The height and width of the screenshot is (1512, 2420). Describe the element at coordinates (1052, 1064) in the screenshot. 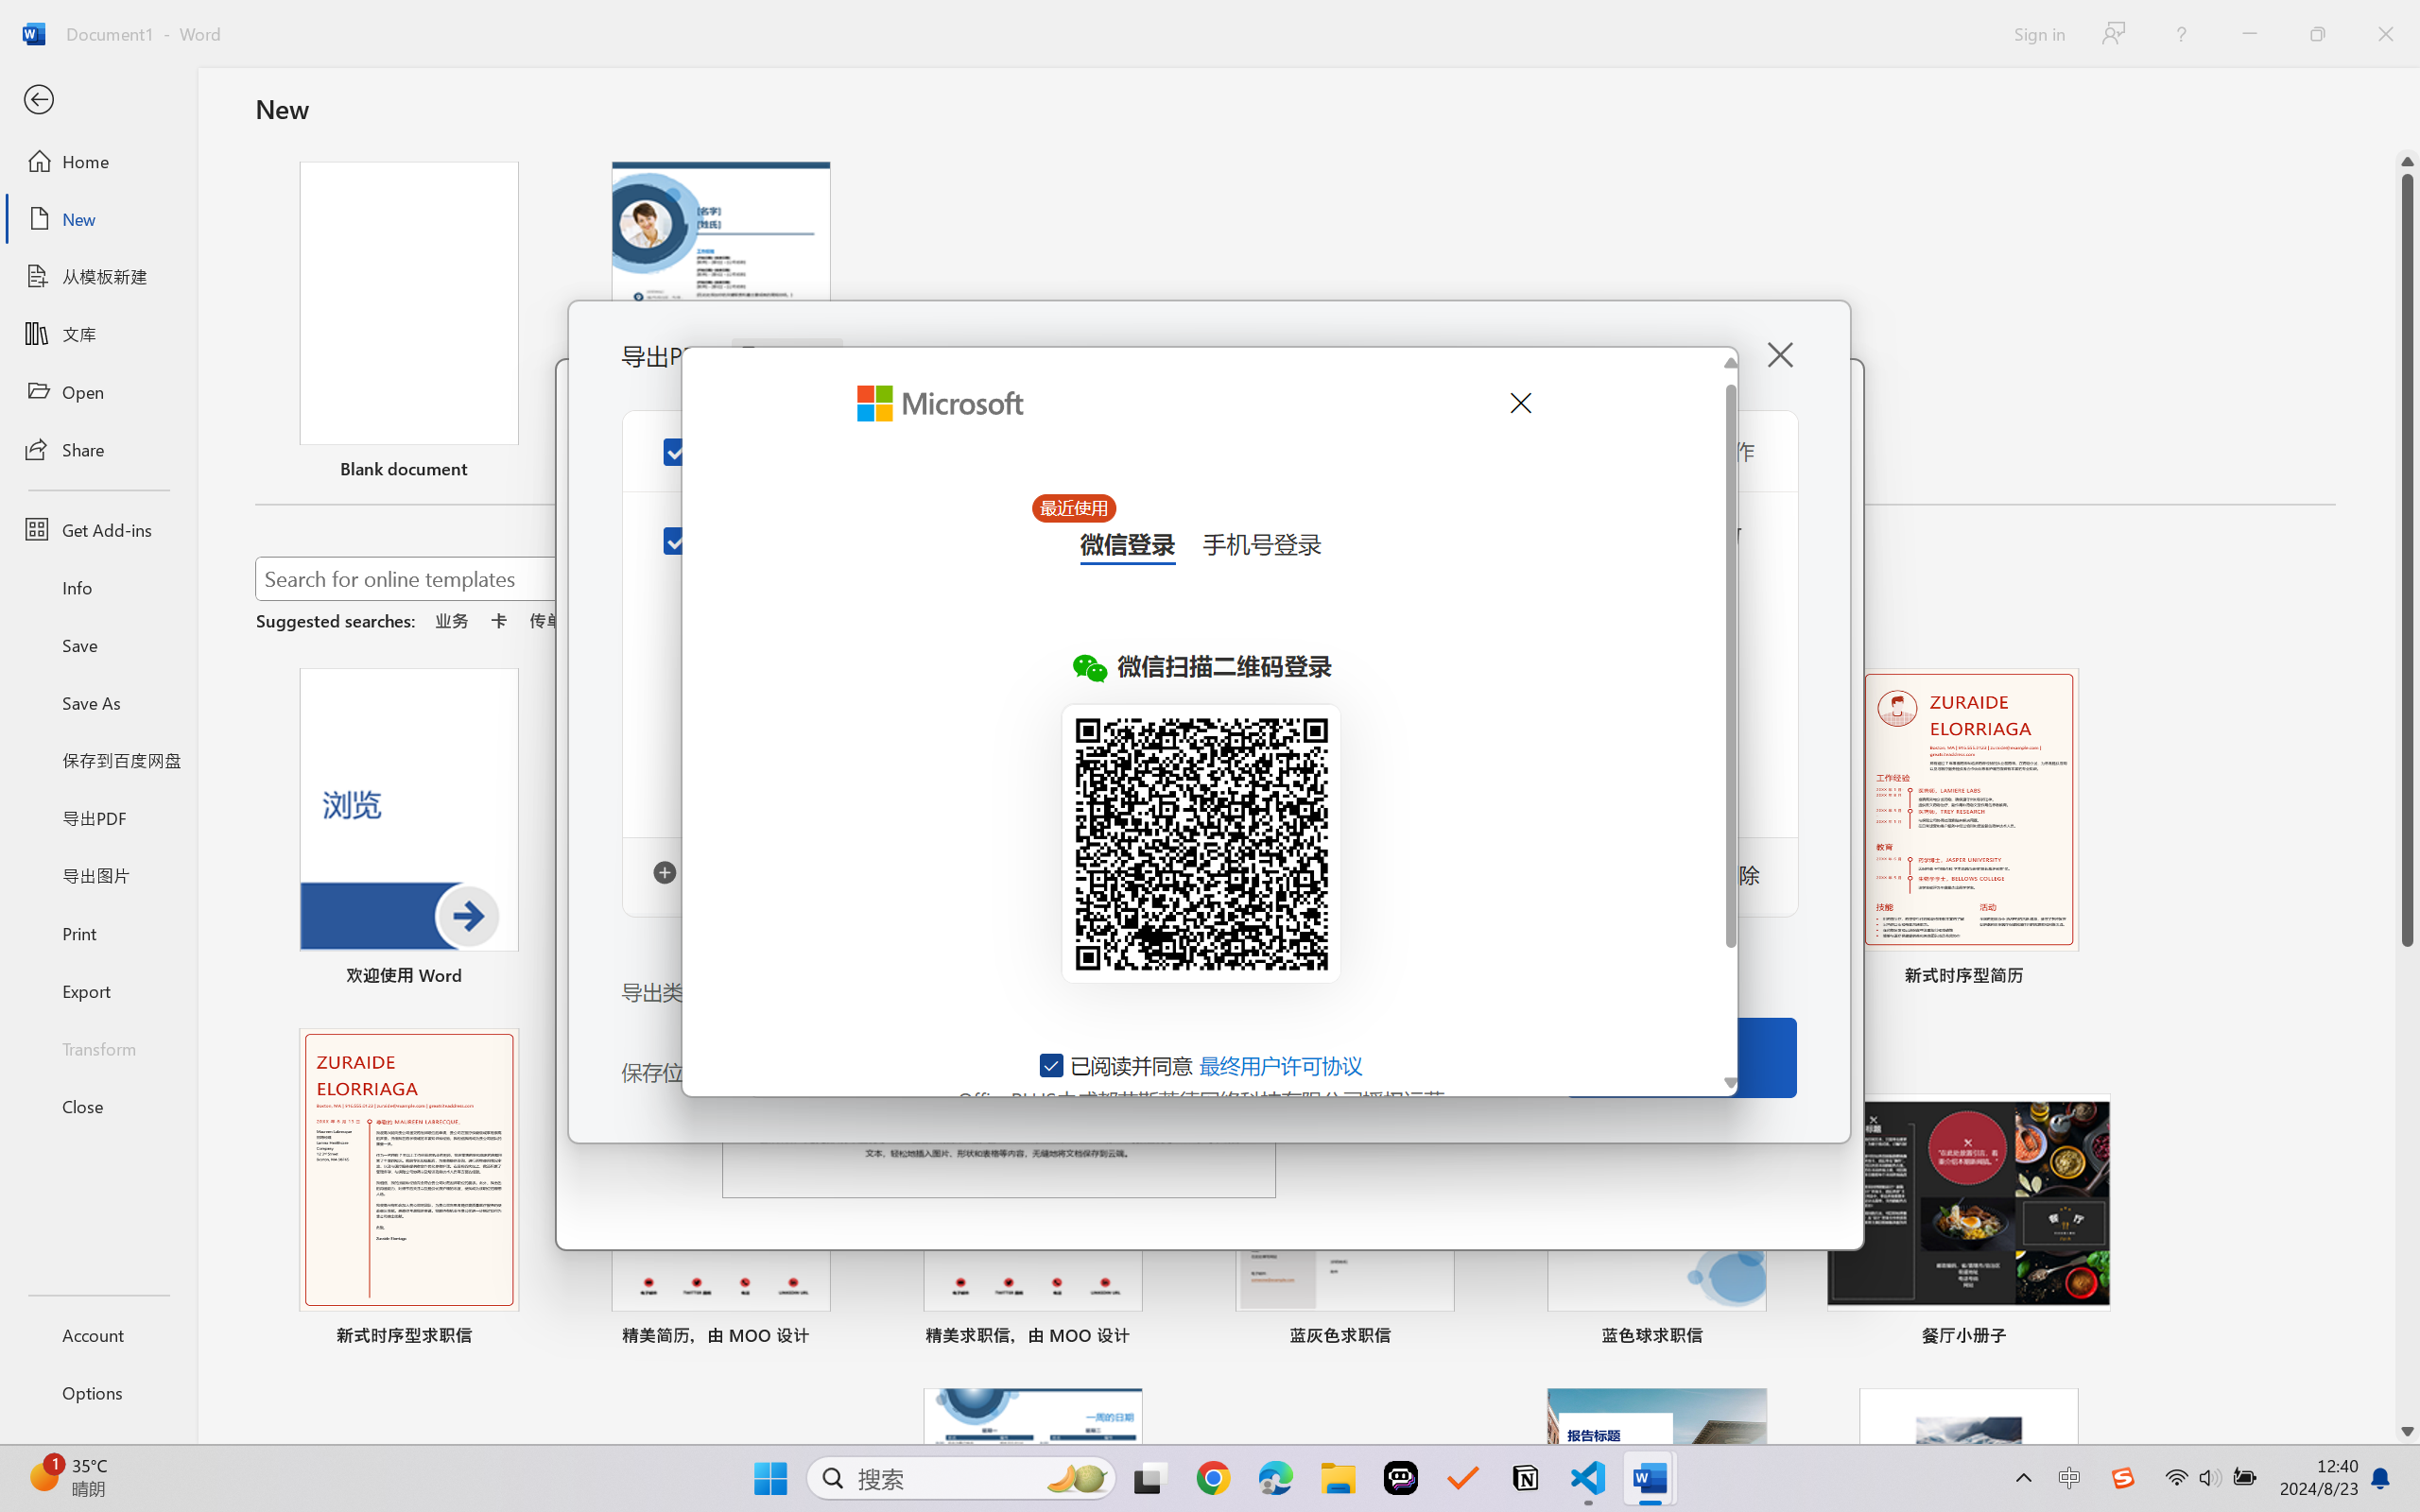

I see `'AutomationID: checkbox-14'` at that location.